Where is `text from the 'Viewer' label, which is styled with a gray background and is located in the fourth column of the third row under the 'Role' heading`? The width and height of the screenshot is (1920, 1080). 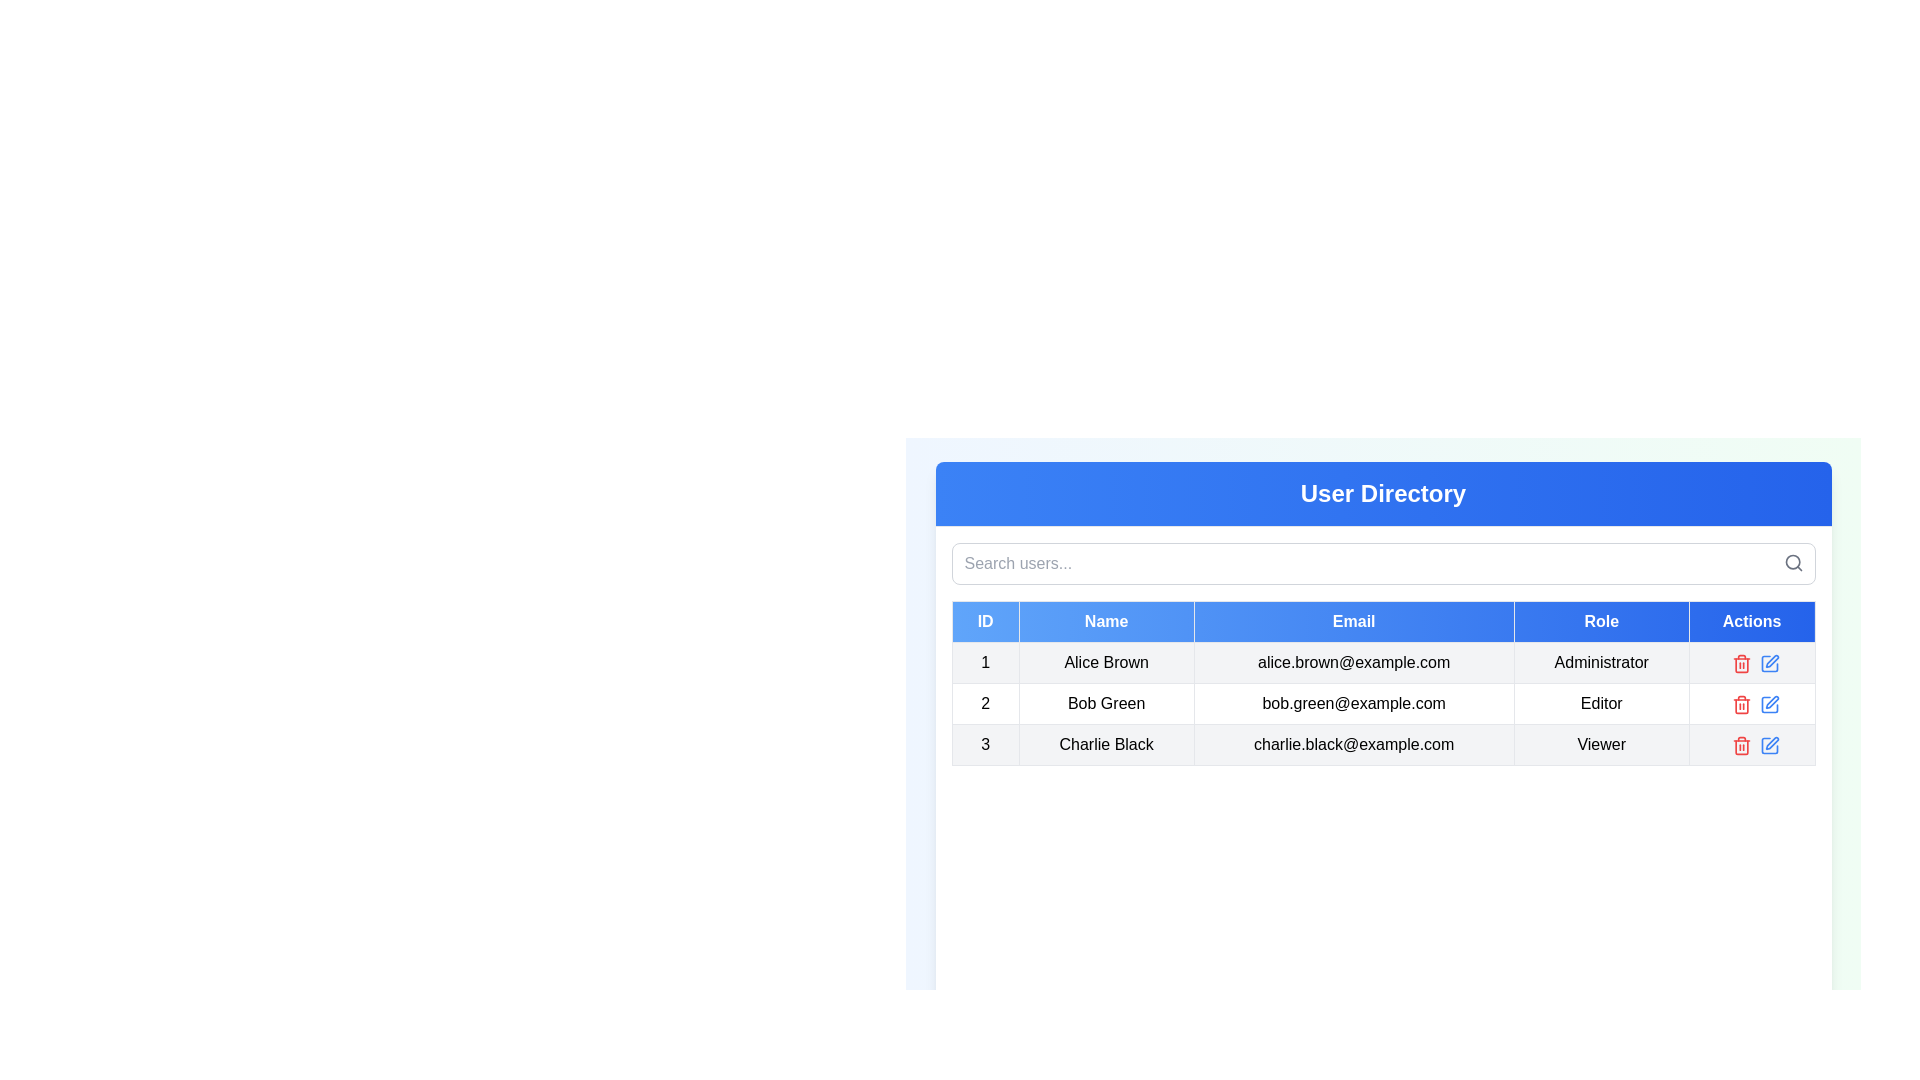 text from the 'Viewer' label, which is styled with a gray background and is located in the fourth column of the third row under the 'Role' heading is located at coordinates (1601, 744).